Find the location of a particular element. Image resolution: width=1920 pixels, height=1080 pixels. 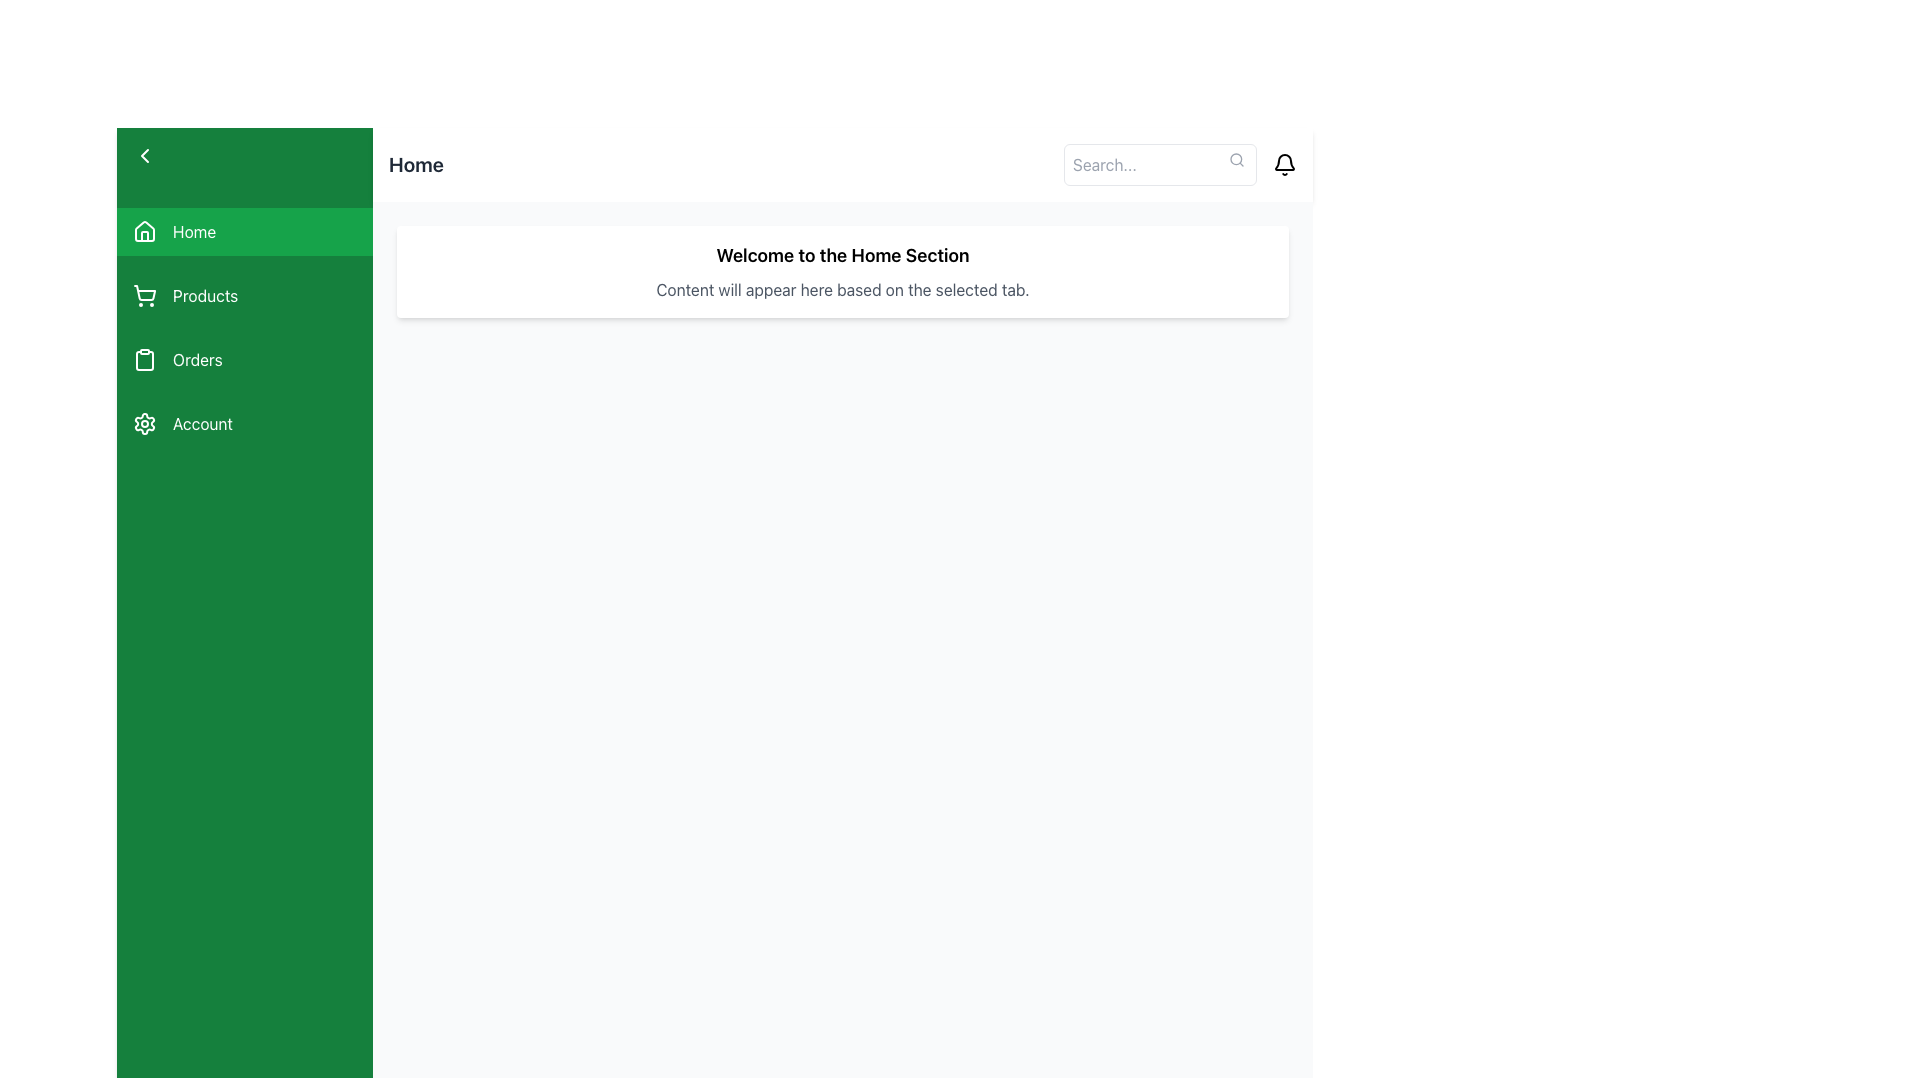

the 'Orders' text label in the vertical navigation menu is located at coordinates (197, 358).